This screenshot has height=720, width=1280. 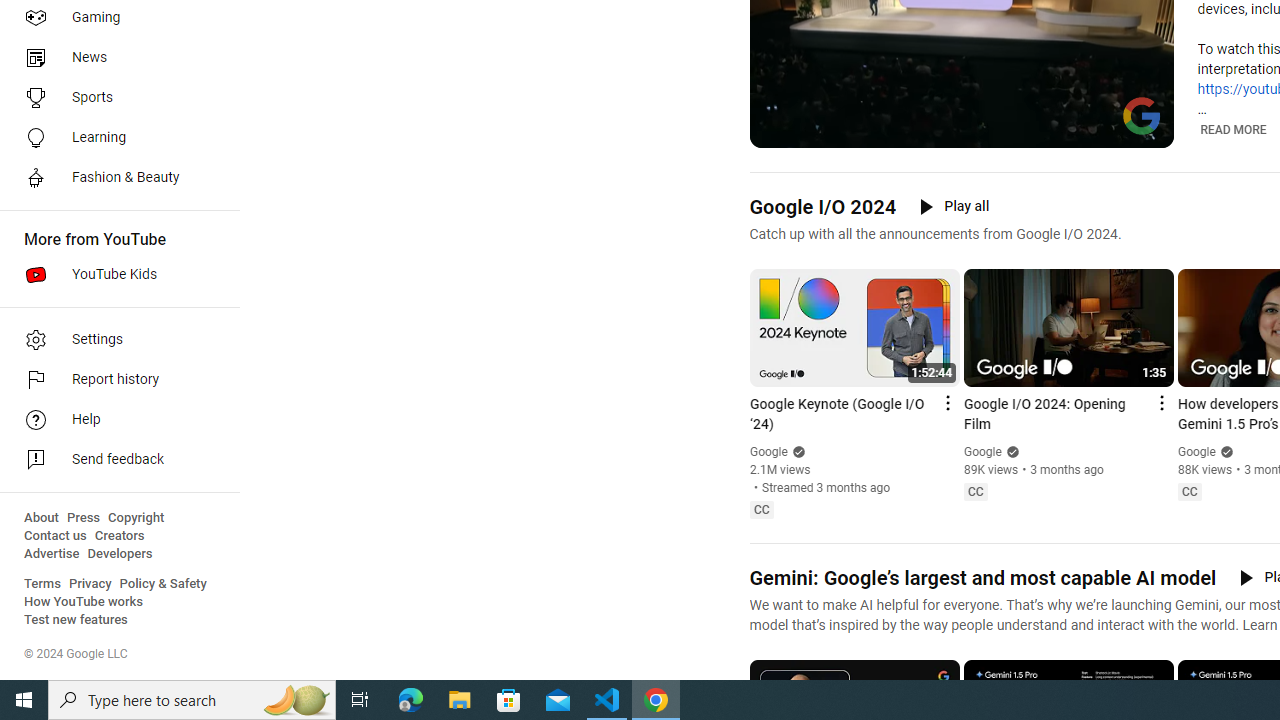 What do you see at coordinates (118, 535) in the screenshot?
I see `'Creators'` at bounding box center [118, 535].